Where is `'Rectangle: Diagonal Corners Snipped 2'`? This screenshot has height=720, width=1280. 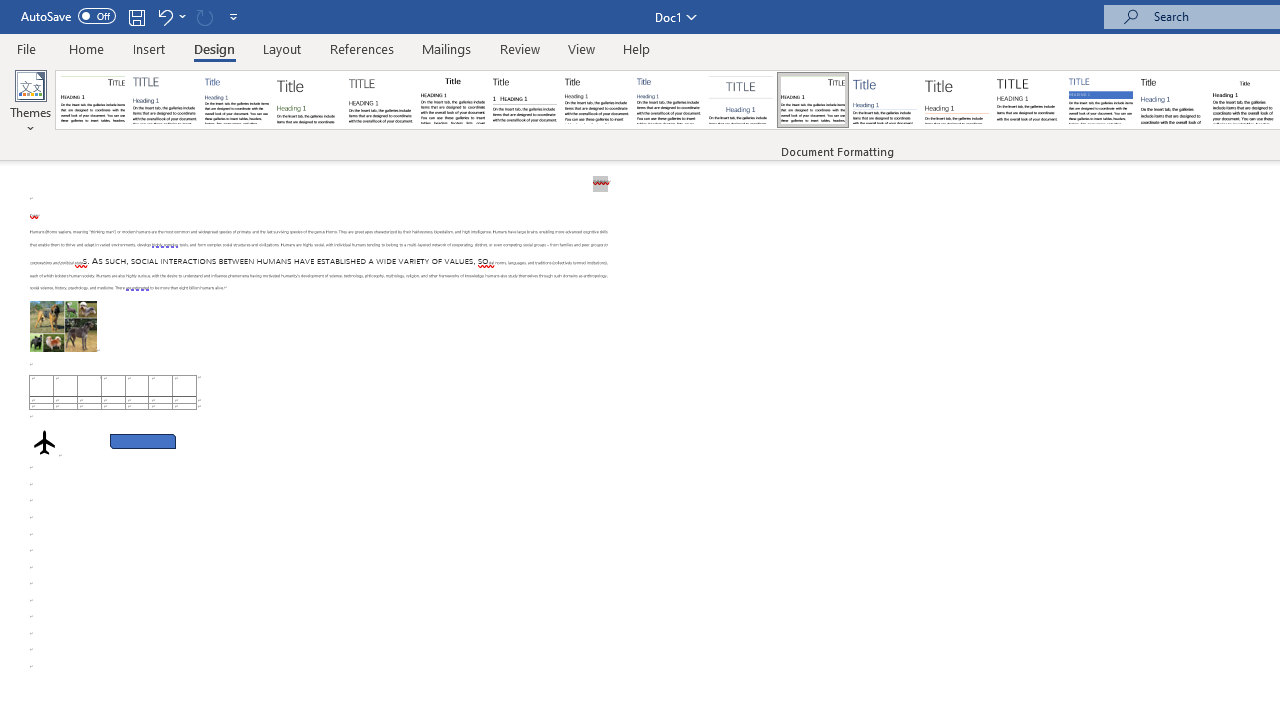 'Rectangle: Diagonal Corners Snipped 2' is located at coordinates (142, 440).